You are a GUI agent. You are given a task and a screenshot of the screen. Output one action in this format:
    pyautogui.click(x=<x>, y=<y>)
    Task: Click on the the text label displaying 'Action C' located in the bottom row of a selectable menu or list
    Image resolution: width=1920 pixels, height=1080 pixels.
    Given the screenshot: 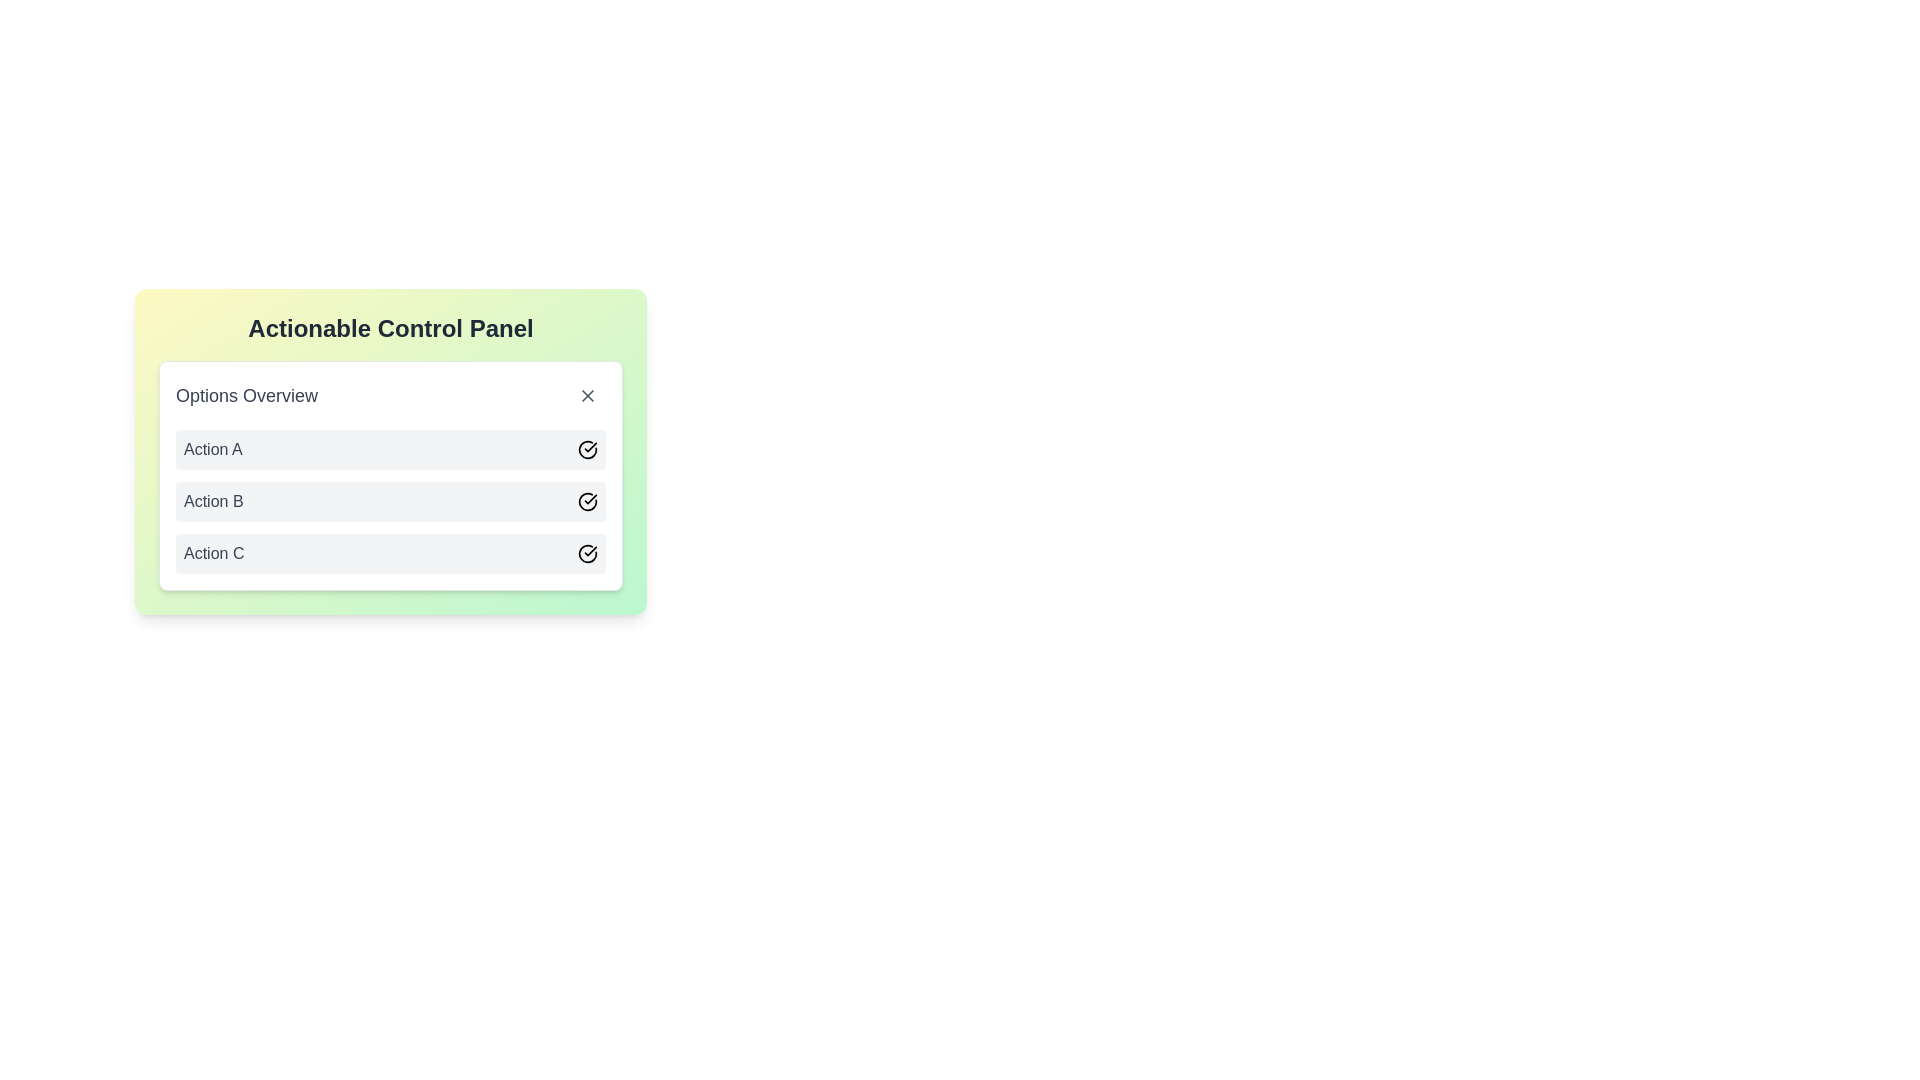 What is the action you would take?
    pyautogui.click(x=214, y=554)
    